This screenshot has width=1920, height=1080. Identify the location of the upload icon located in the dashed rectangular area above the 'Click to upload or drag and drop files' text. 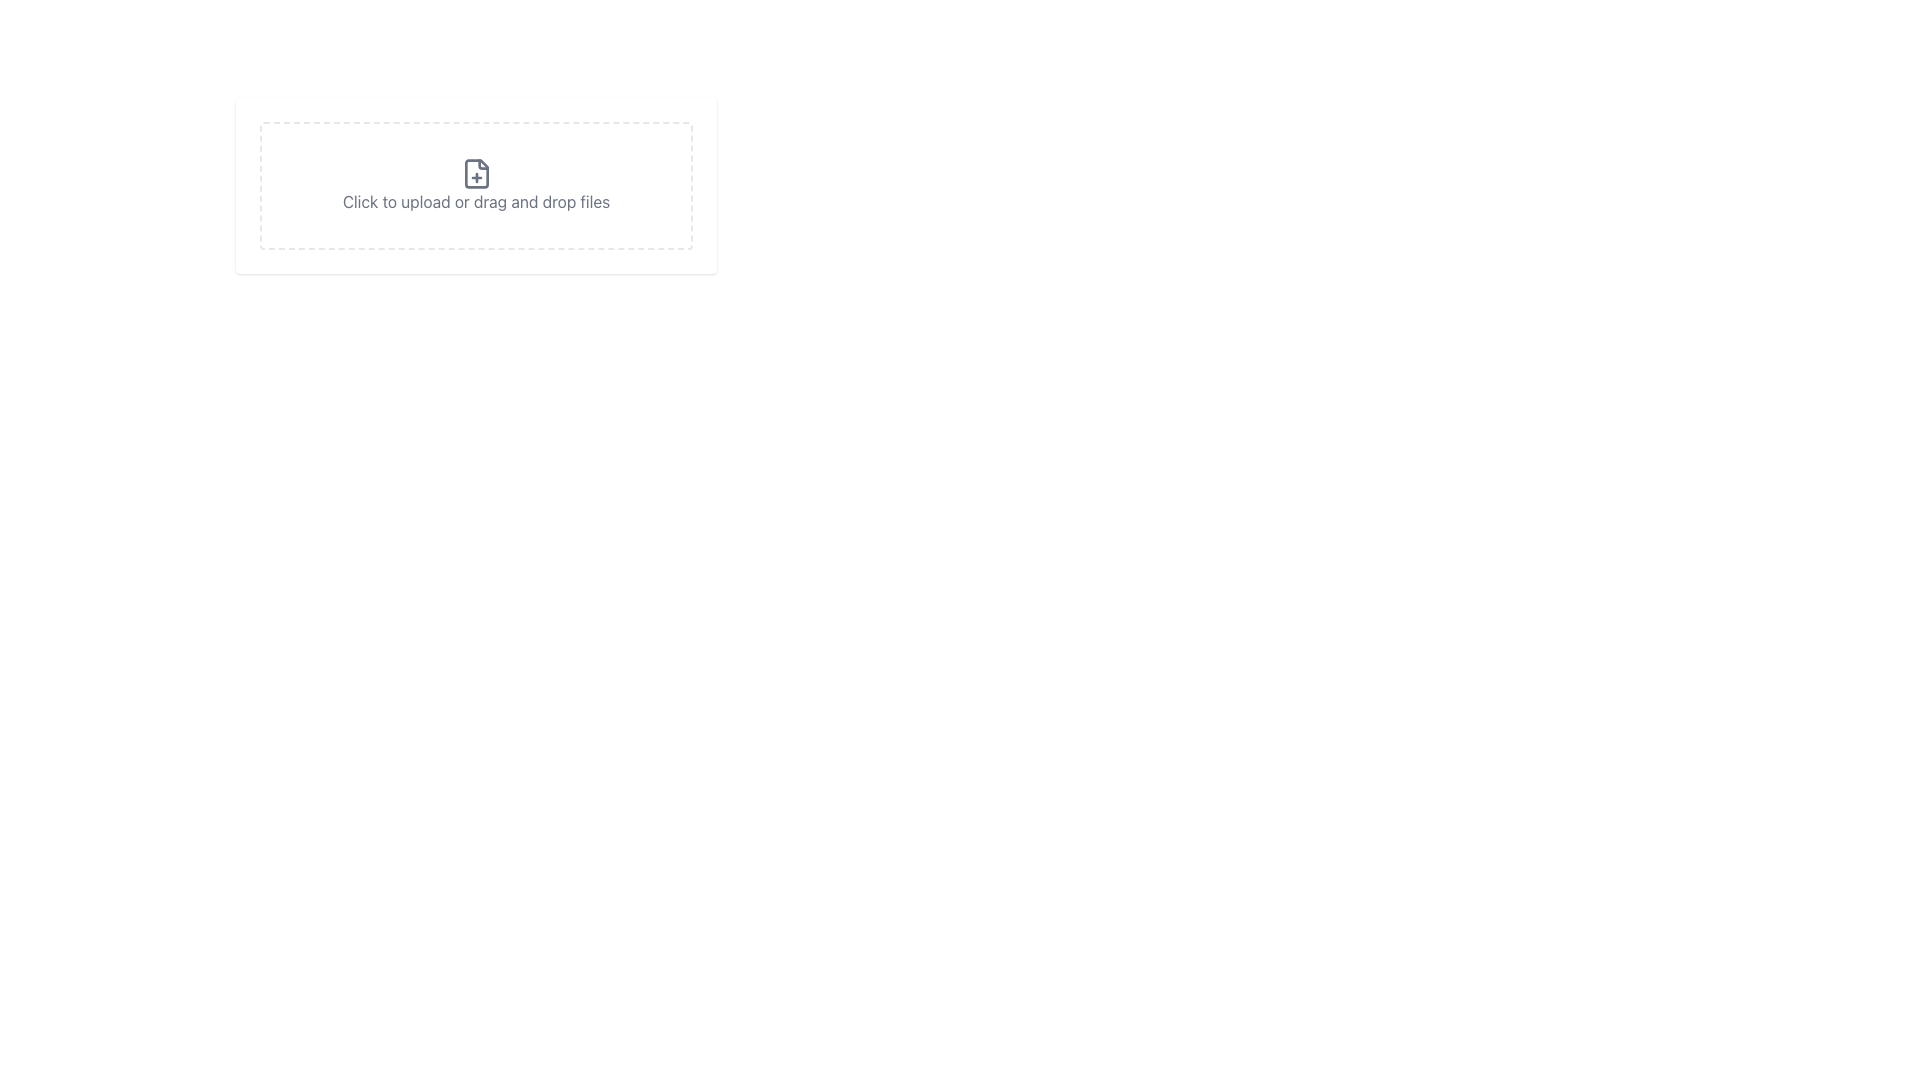
(475, 172).